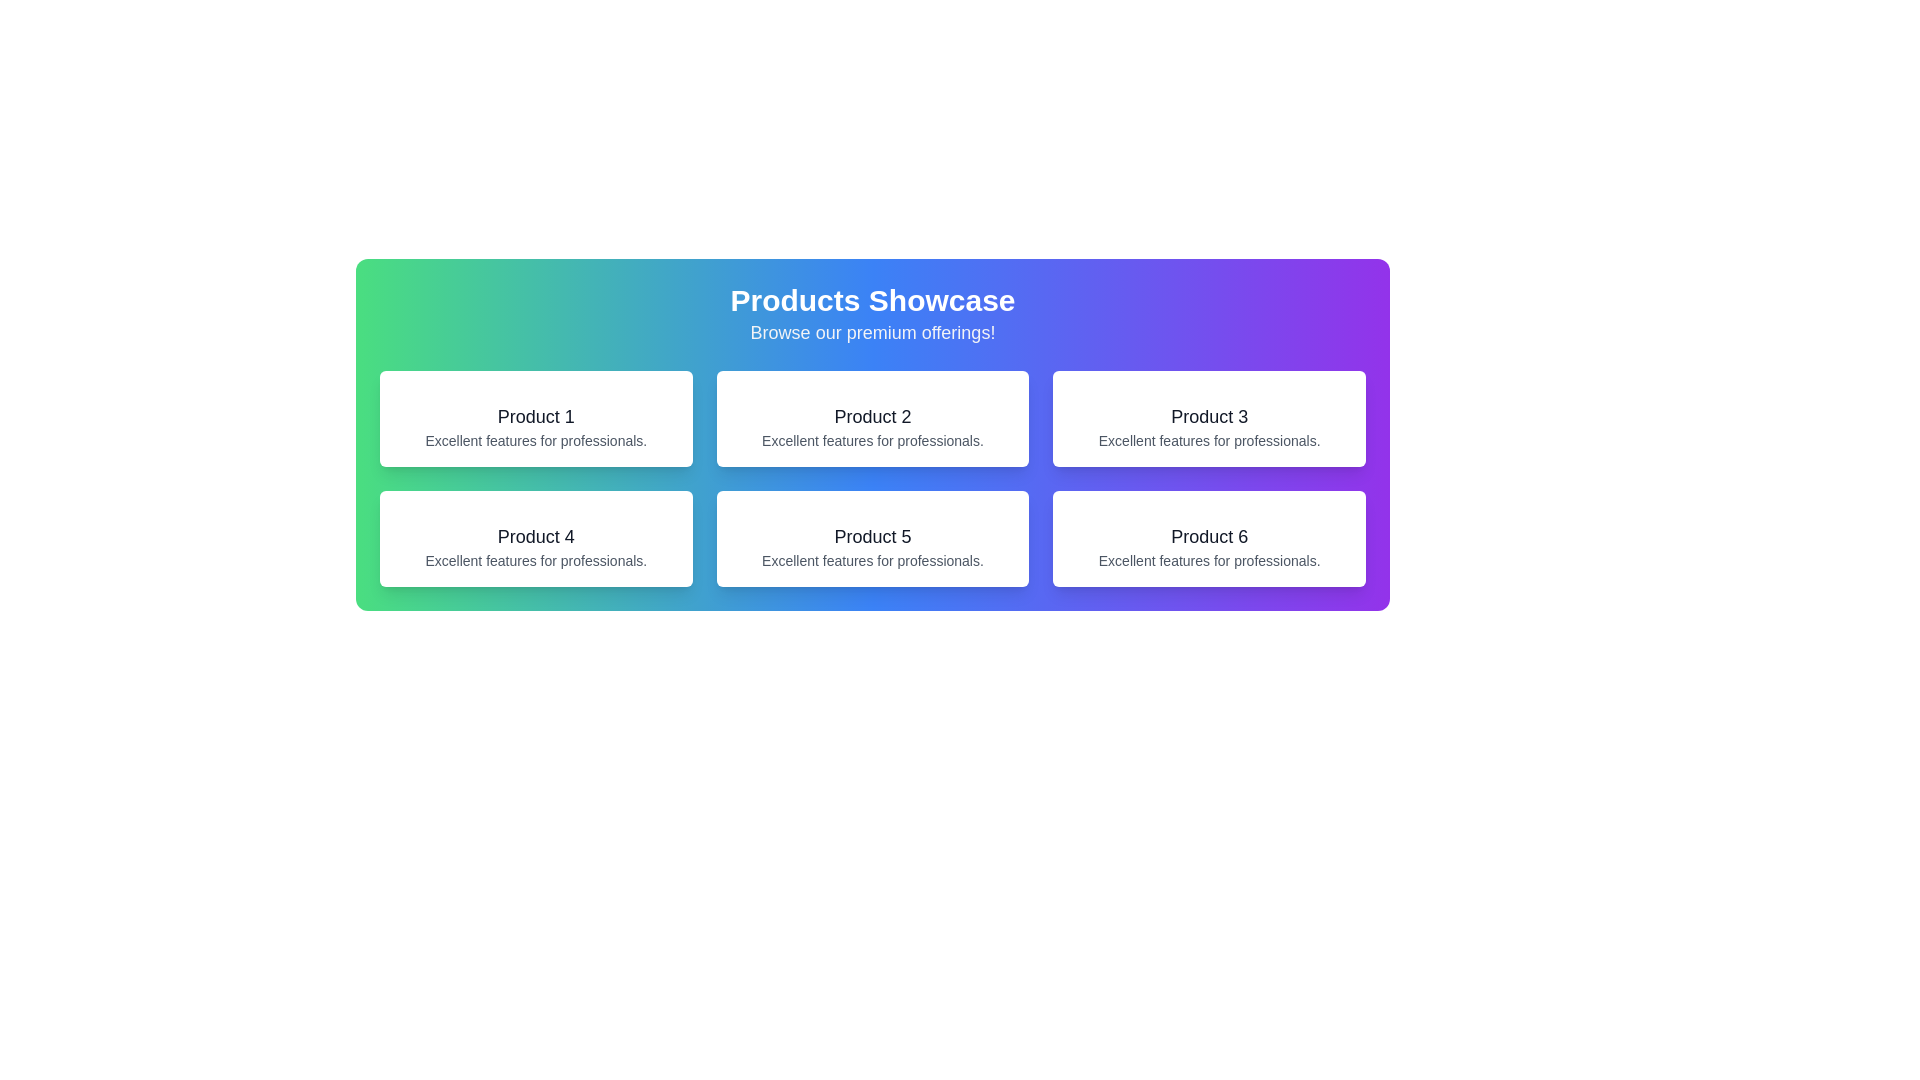 The image size is (1920, 1080). What do you see at coordinates (536, 538) in the screenshot?
I see `the product display card located in the second row, first column of the grid, which showcases a specific product with a title and description` at bounding box center [536, 538].